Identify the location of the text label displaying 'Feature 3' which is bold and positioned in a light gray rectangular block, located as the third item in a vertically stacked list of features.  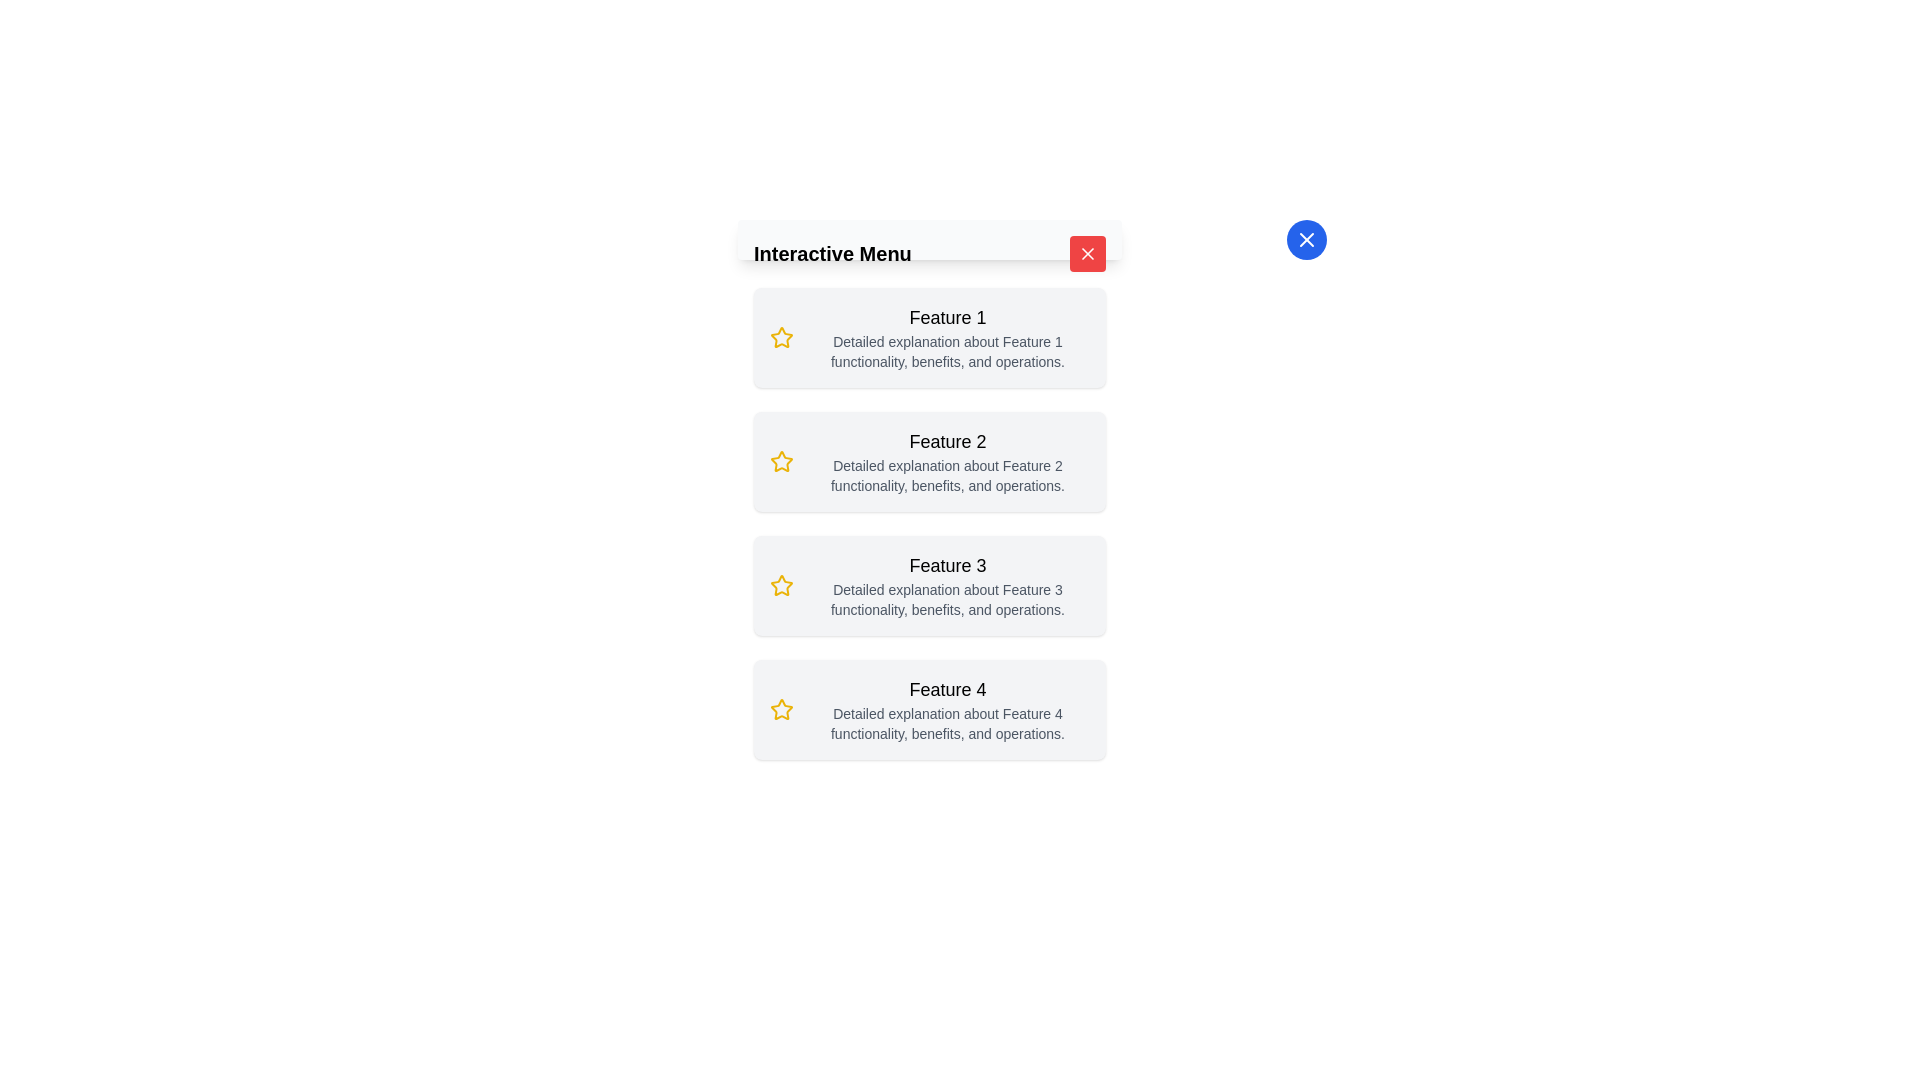
(947, 566).